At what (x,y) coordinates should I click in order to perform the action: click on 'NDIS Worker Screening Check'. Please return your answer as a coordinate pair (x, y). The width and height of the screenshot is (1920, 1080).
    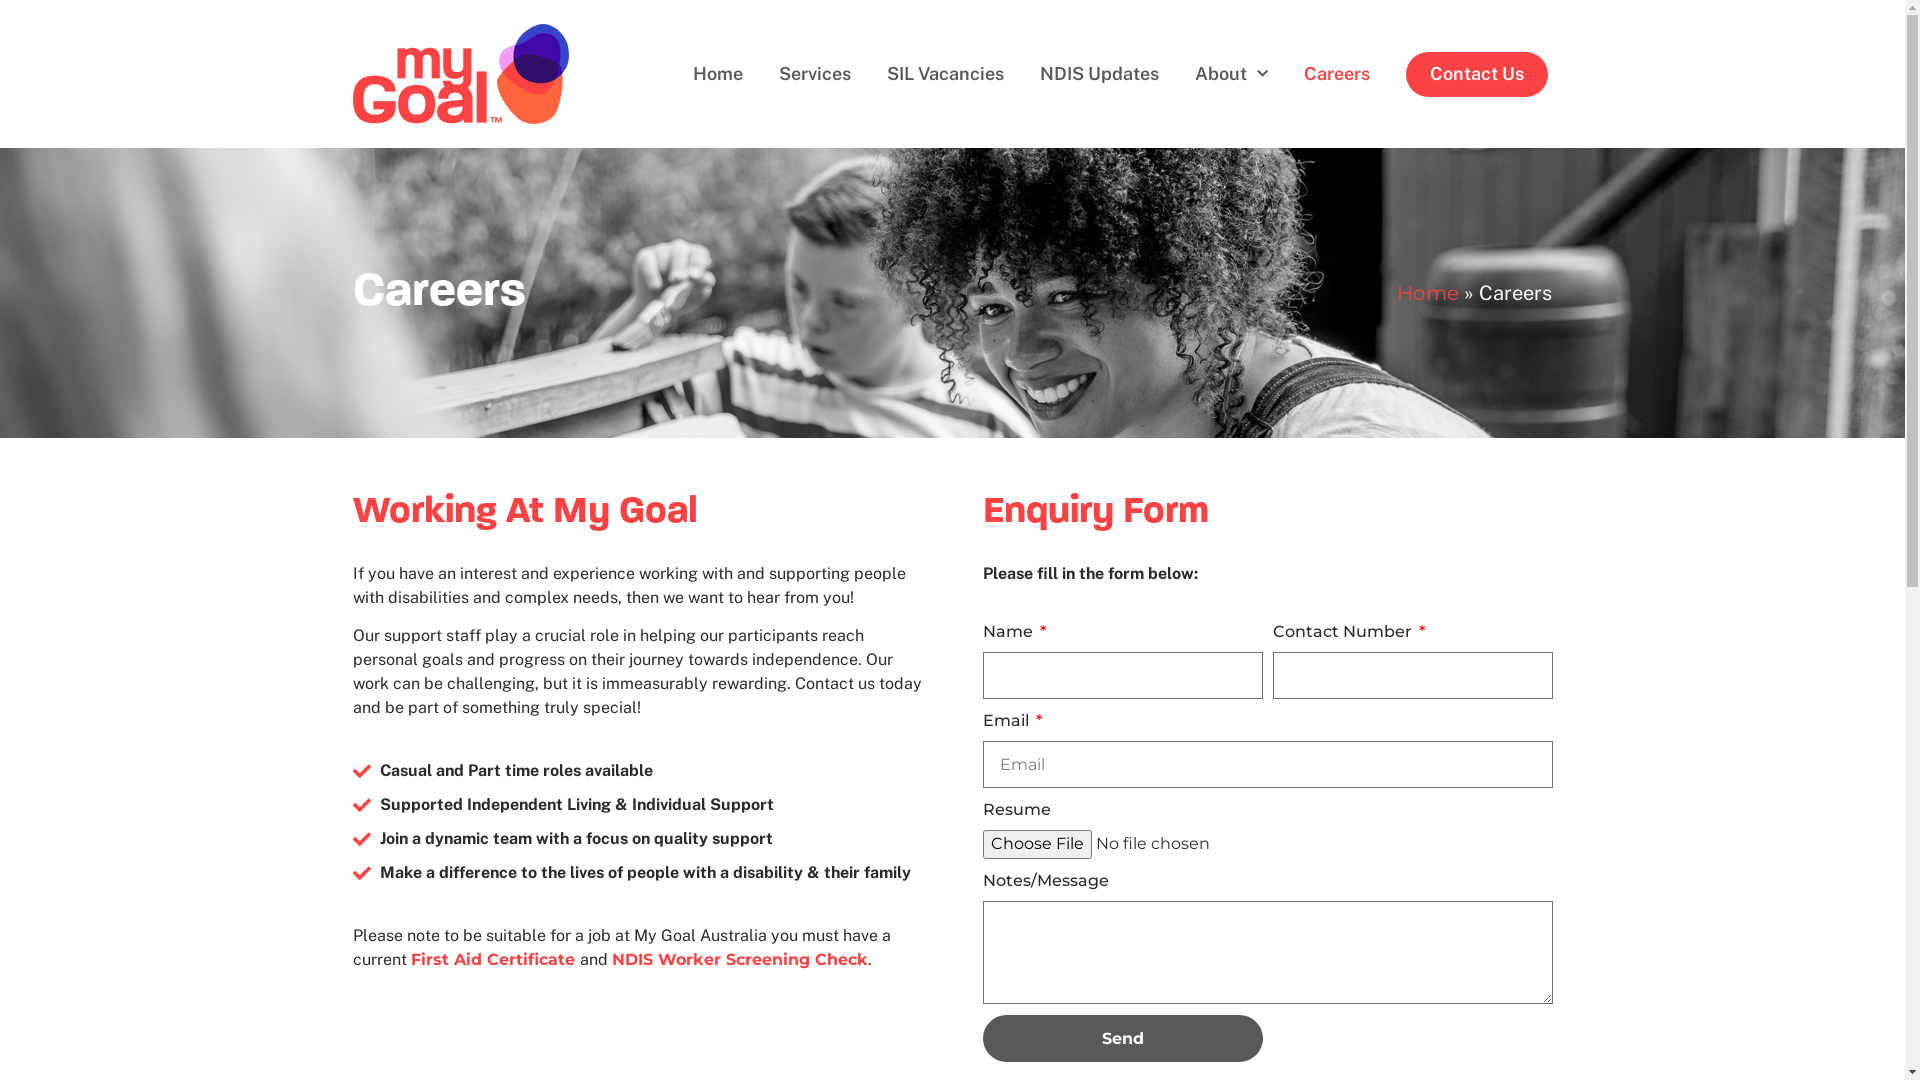
    Looking at the image, I should click on (610, 958).